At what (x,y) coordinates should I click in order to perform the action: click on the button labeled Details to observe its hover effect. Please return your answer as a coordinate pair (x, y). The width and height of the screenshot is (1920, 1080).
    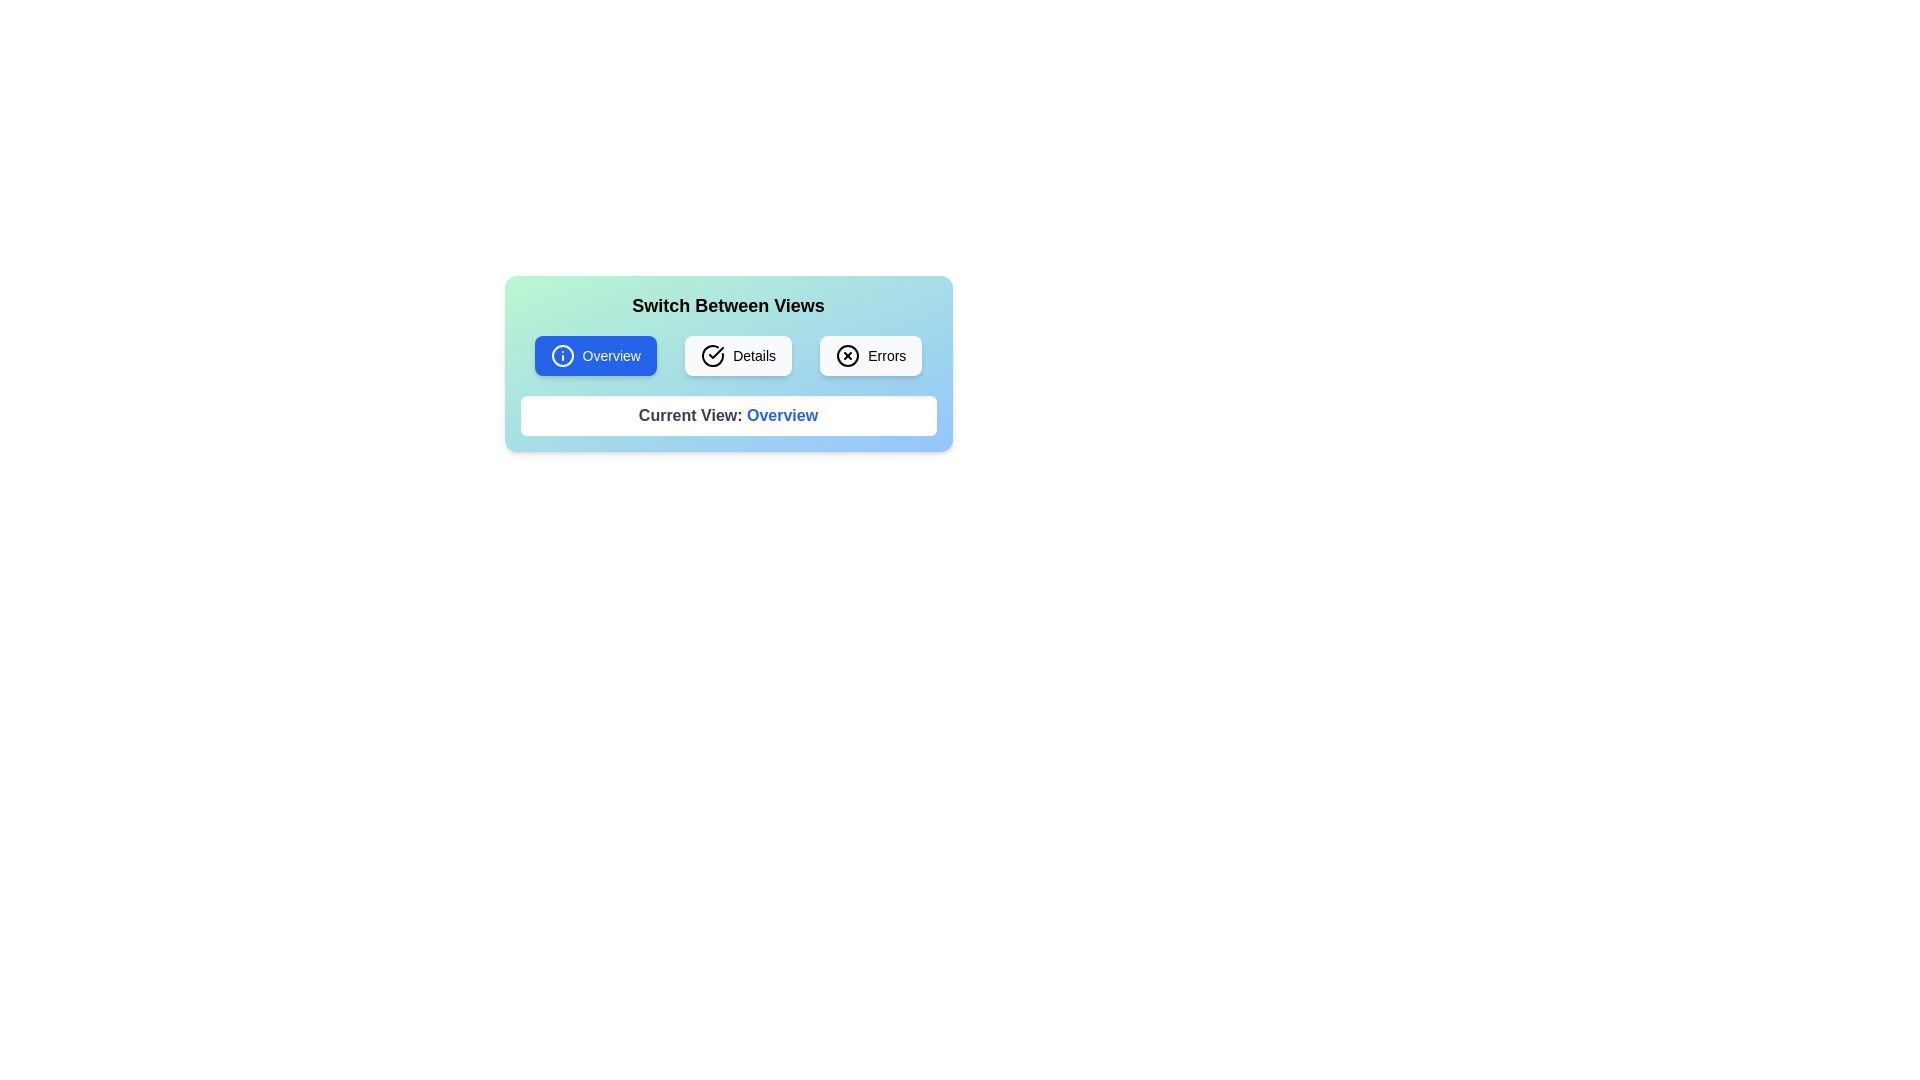
    Looking at the image, I should click on (737, 354).